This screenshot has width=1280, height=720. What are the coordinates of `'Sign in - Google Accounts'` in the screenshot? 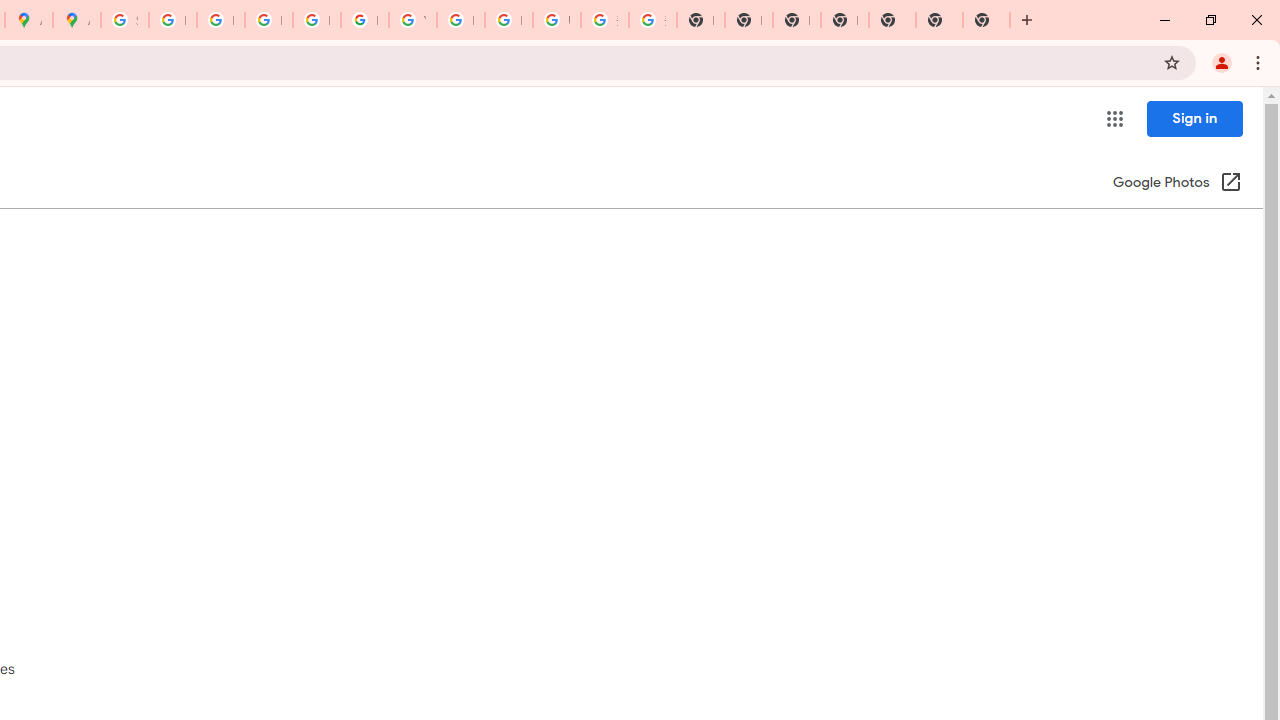 It's located at (123, 20).